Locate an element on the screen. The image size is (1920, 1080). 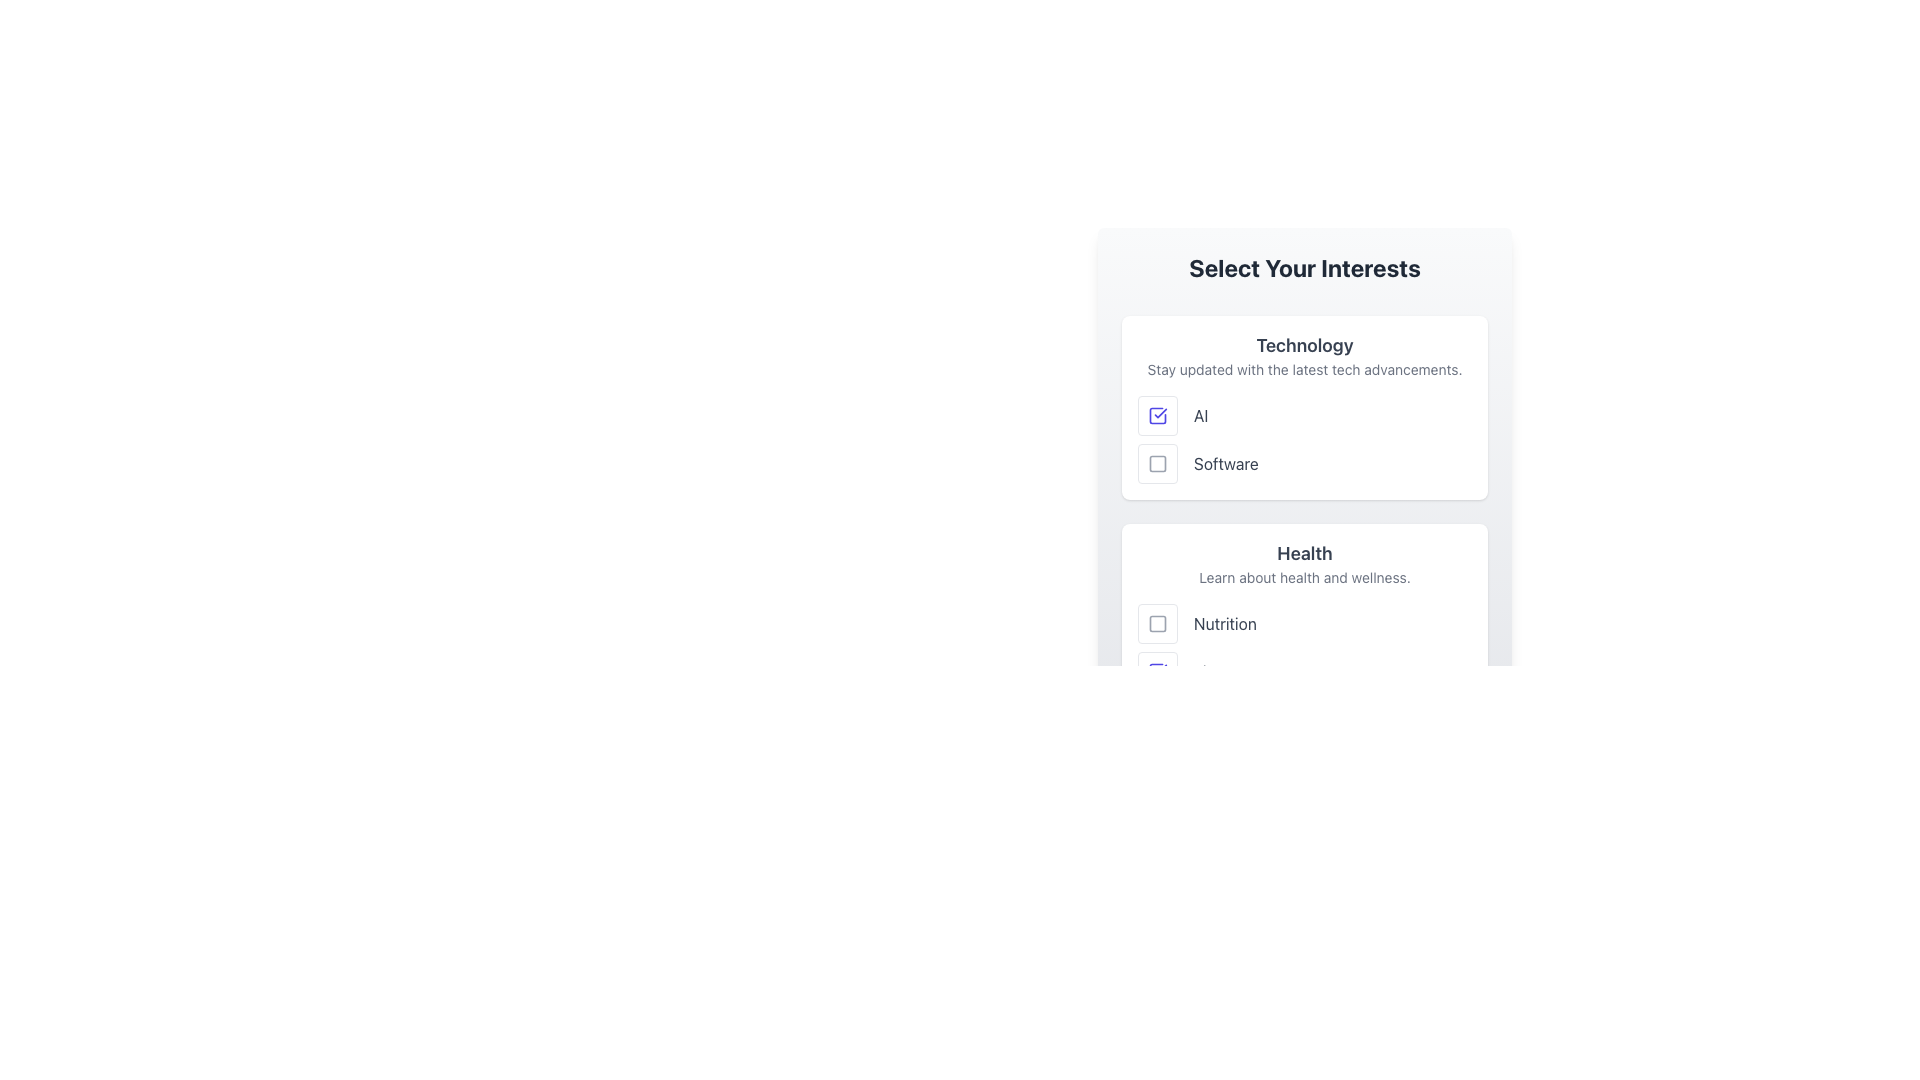
the light indigo checkbox icon representing the selection state under the 'Health' category is located at coordinates (1157, 671).